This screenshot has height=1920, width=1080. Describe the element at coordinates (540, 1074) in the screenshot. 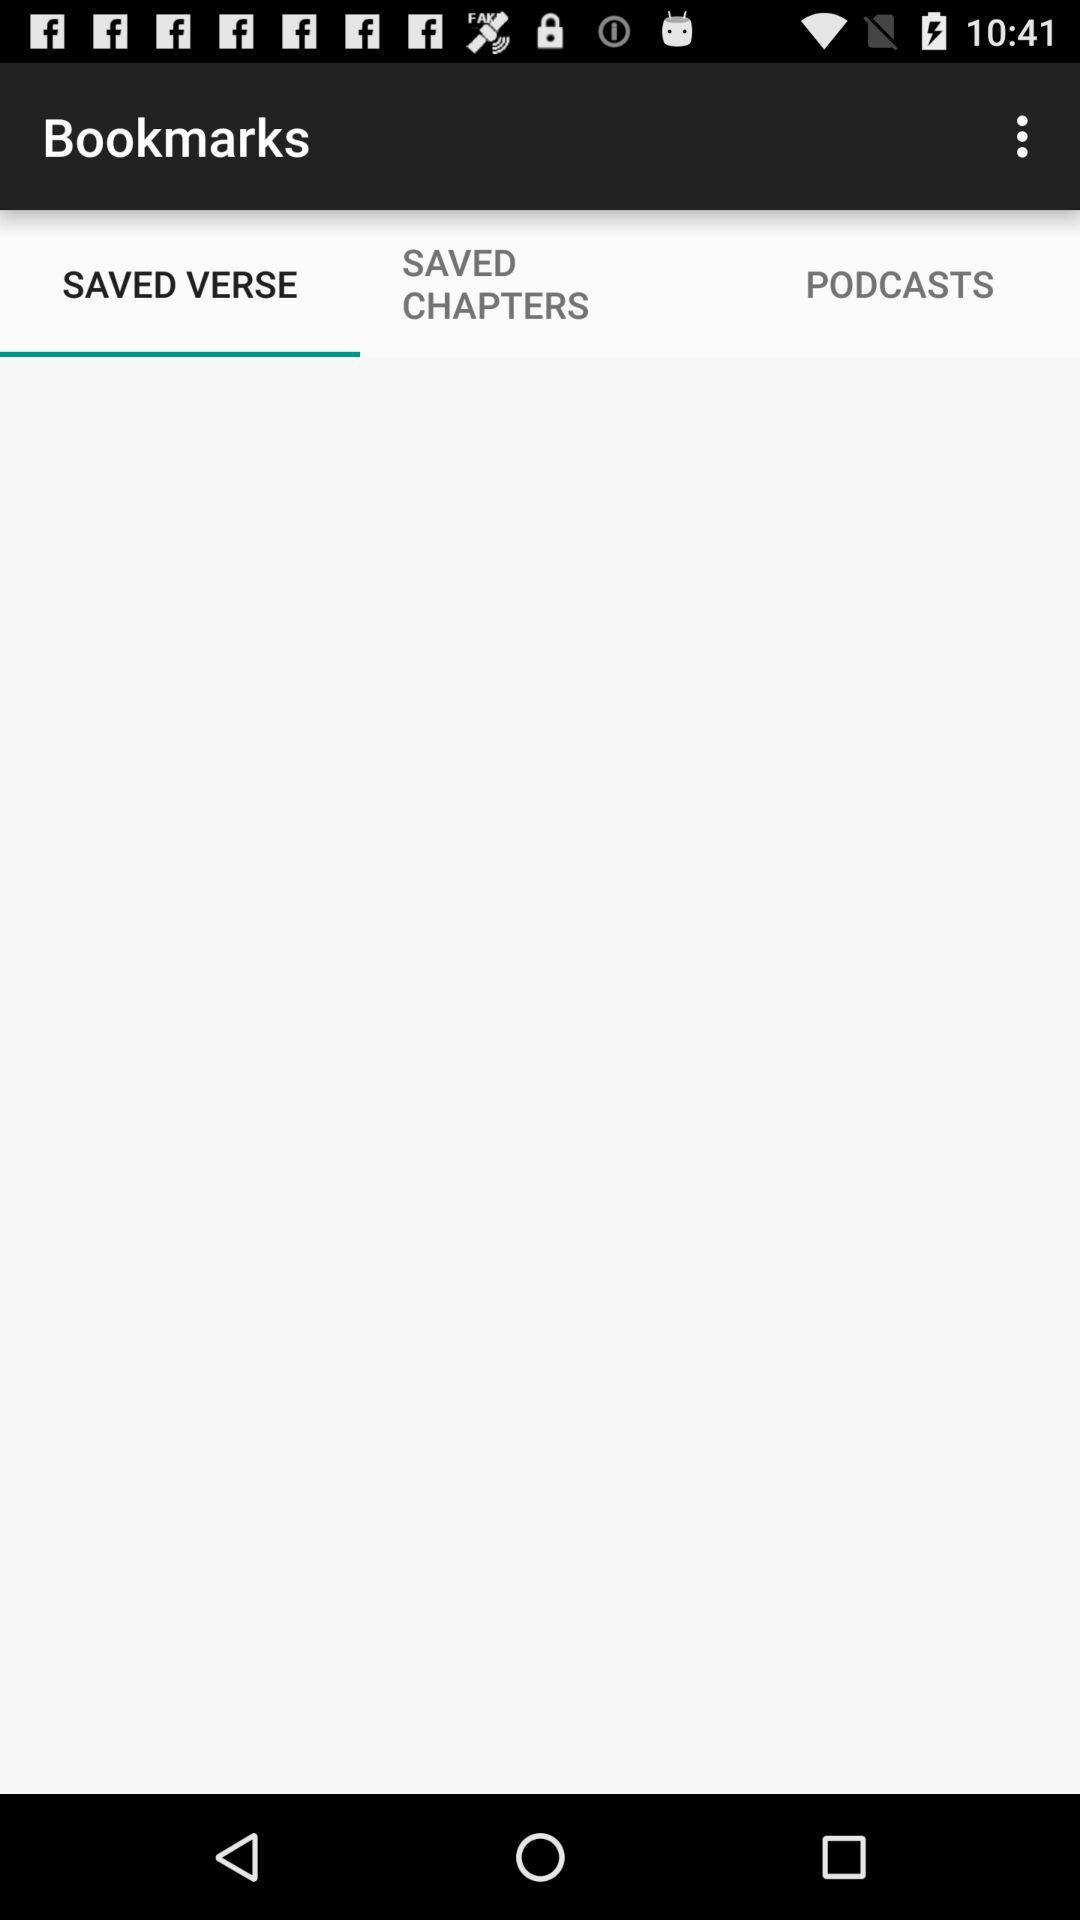

I see `the icon below saved verse item` at that location.